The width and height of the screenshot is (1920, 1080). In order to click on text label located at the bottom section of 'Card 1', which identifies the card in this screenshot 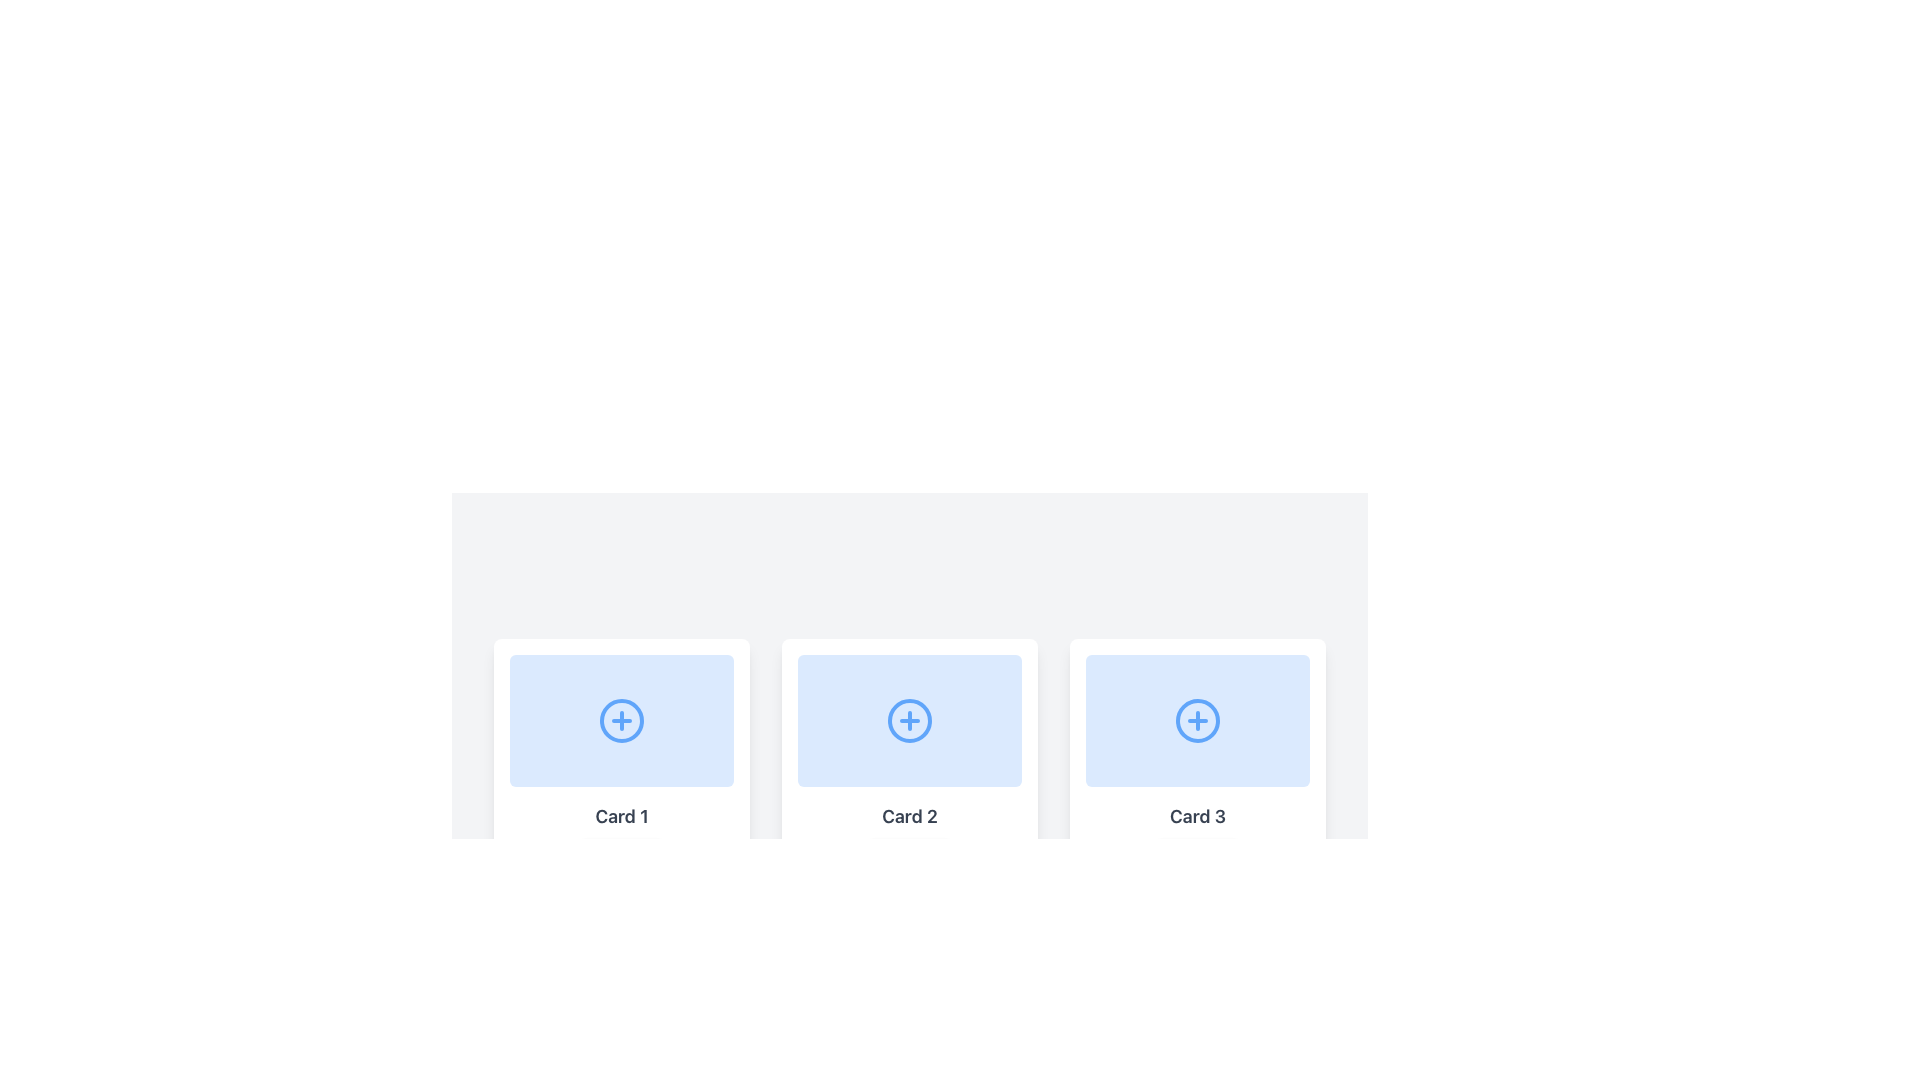, I will do `click(621, 817)`.